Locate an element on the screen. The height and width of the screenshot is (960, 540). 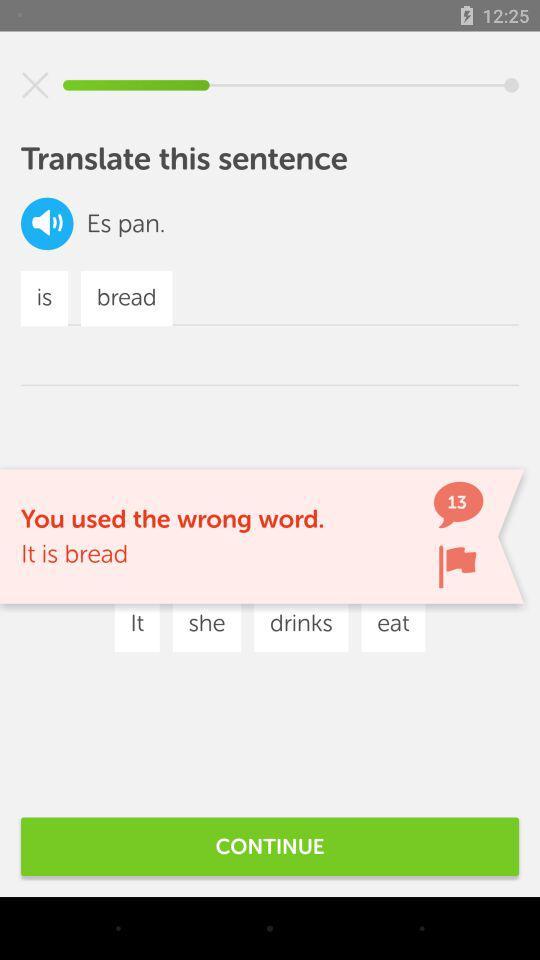
icon below the you used the is located at coordinates (187, 564).